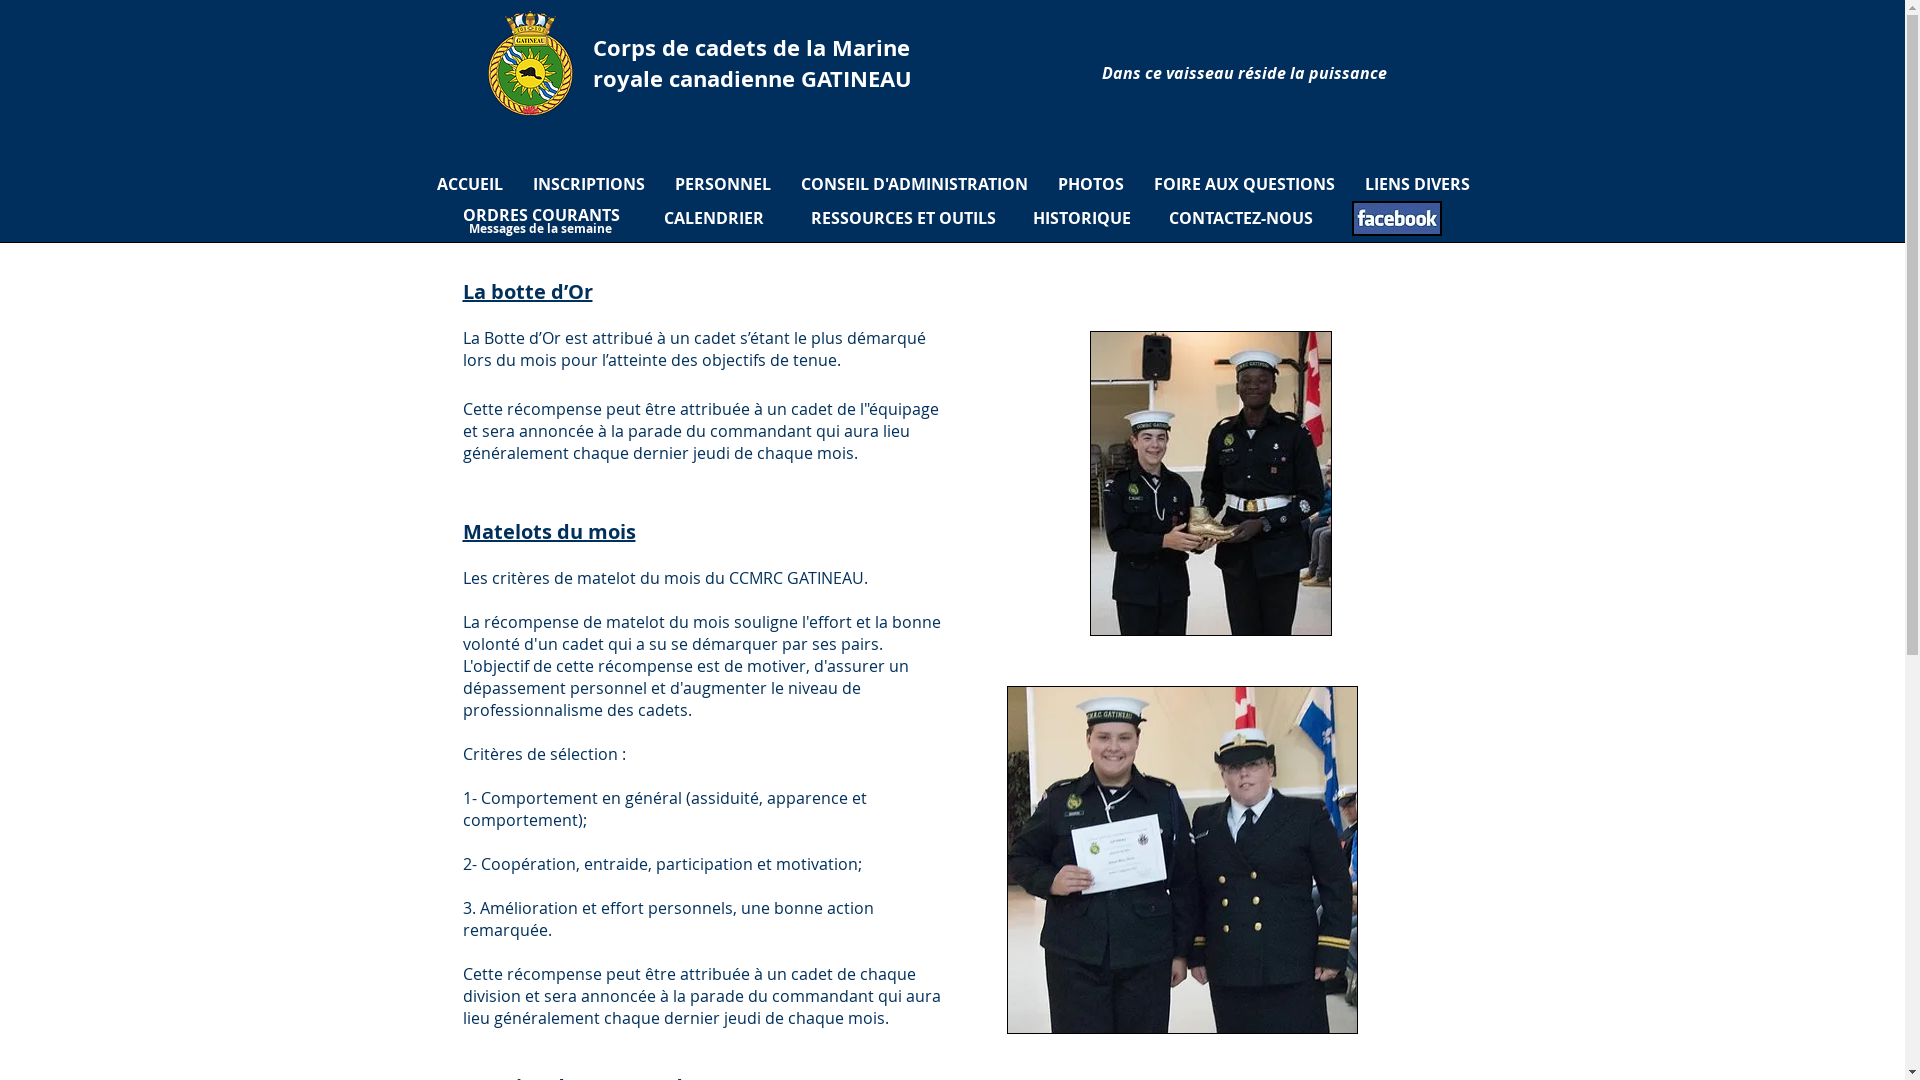 The image size is (1920, 1080). What do you see at coordinates (588, 184) in the screenshot?
I see `'INSCRIPTIONS'` at bounding box center [588, 184].